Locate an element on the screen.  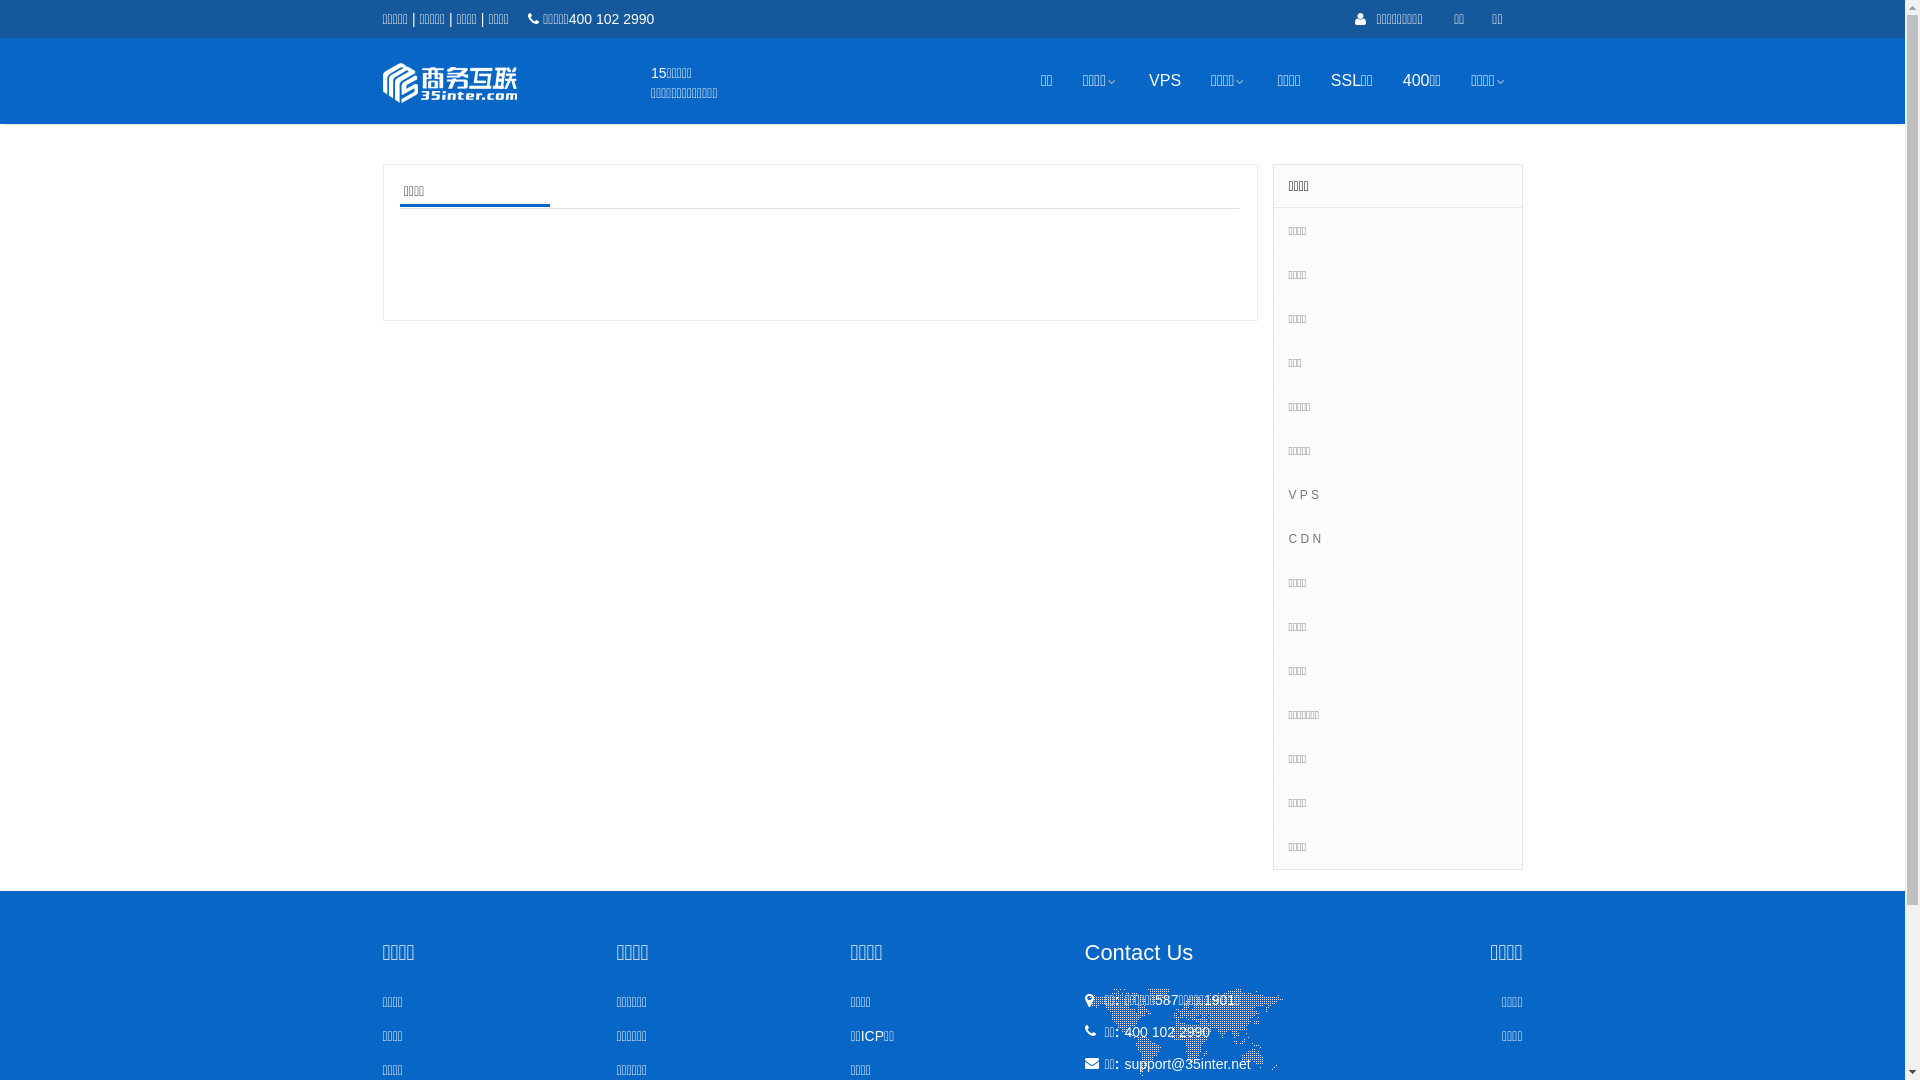
'support@35inter.net' is located at coordinates (1186, 1063).